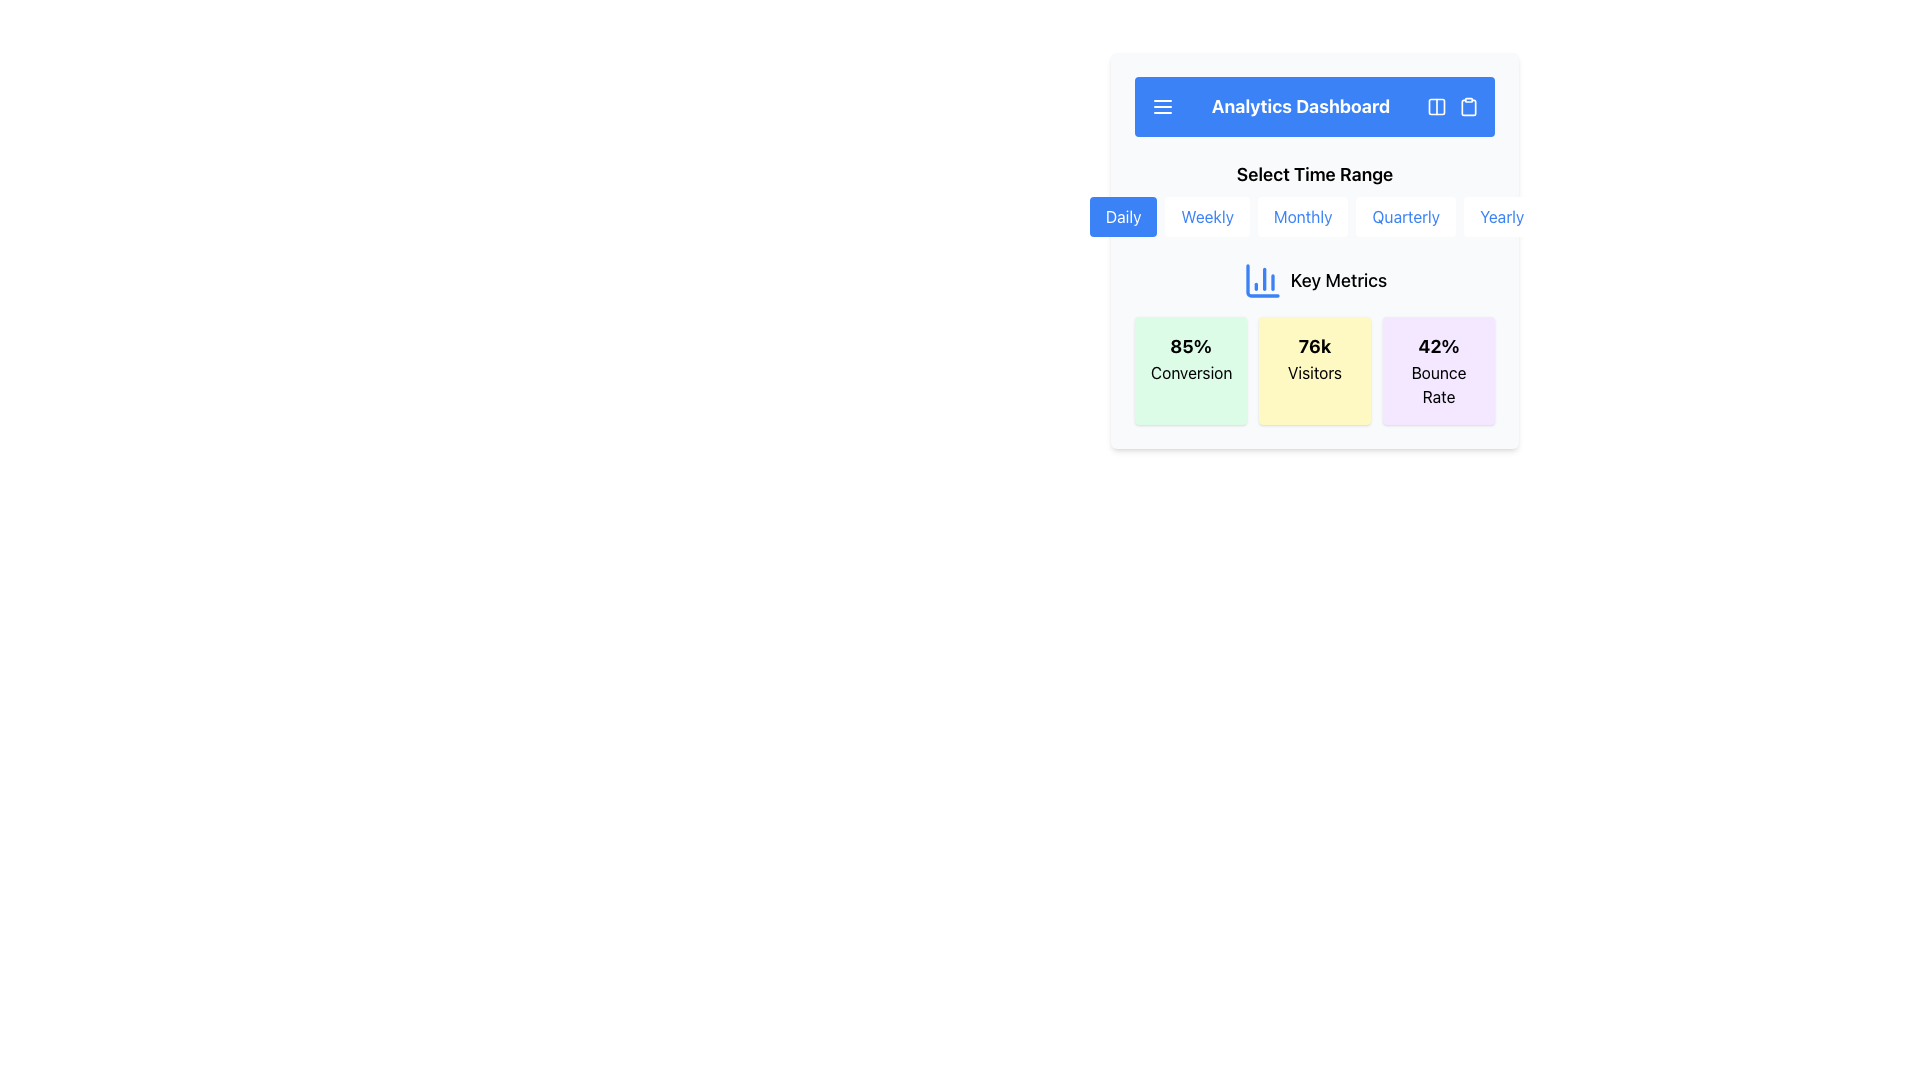 The width and height of the screenshot is (1920, 1080). What do you see at coordinates (1190, 370) in the screenshot?
I see `the Statistical Display element that shows '85% Conversion', which is the leftmost of three metrics in the 'Key Metrics' section` at bounding box center [1190, 370].